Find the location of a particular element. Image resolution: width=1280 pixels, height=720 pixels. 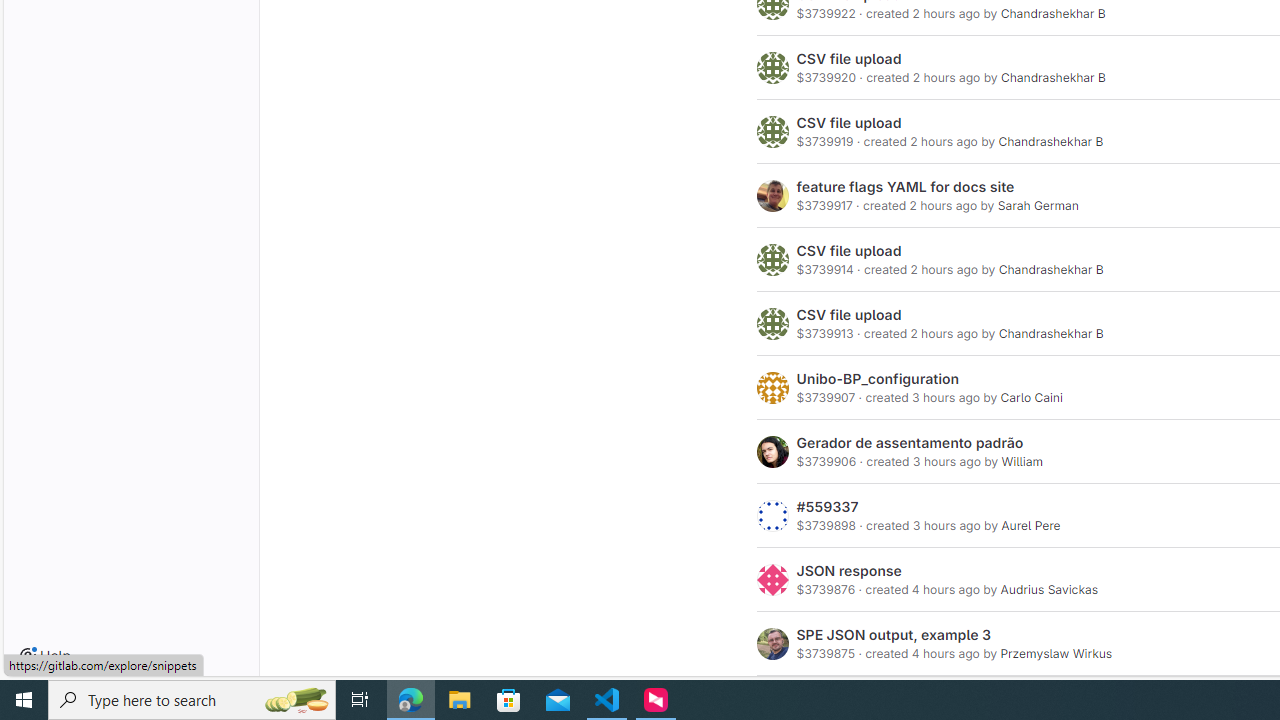

'SPE JSON output, example 3' is located at coordinates (893, 634).